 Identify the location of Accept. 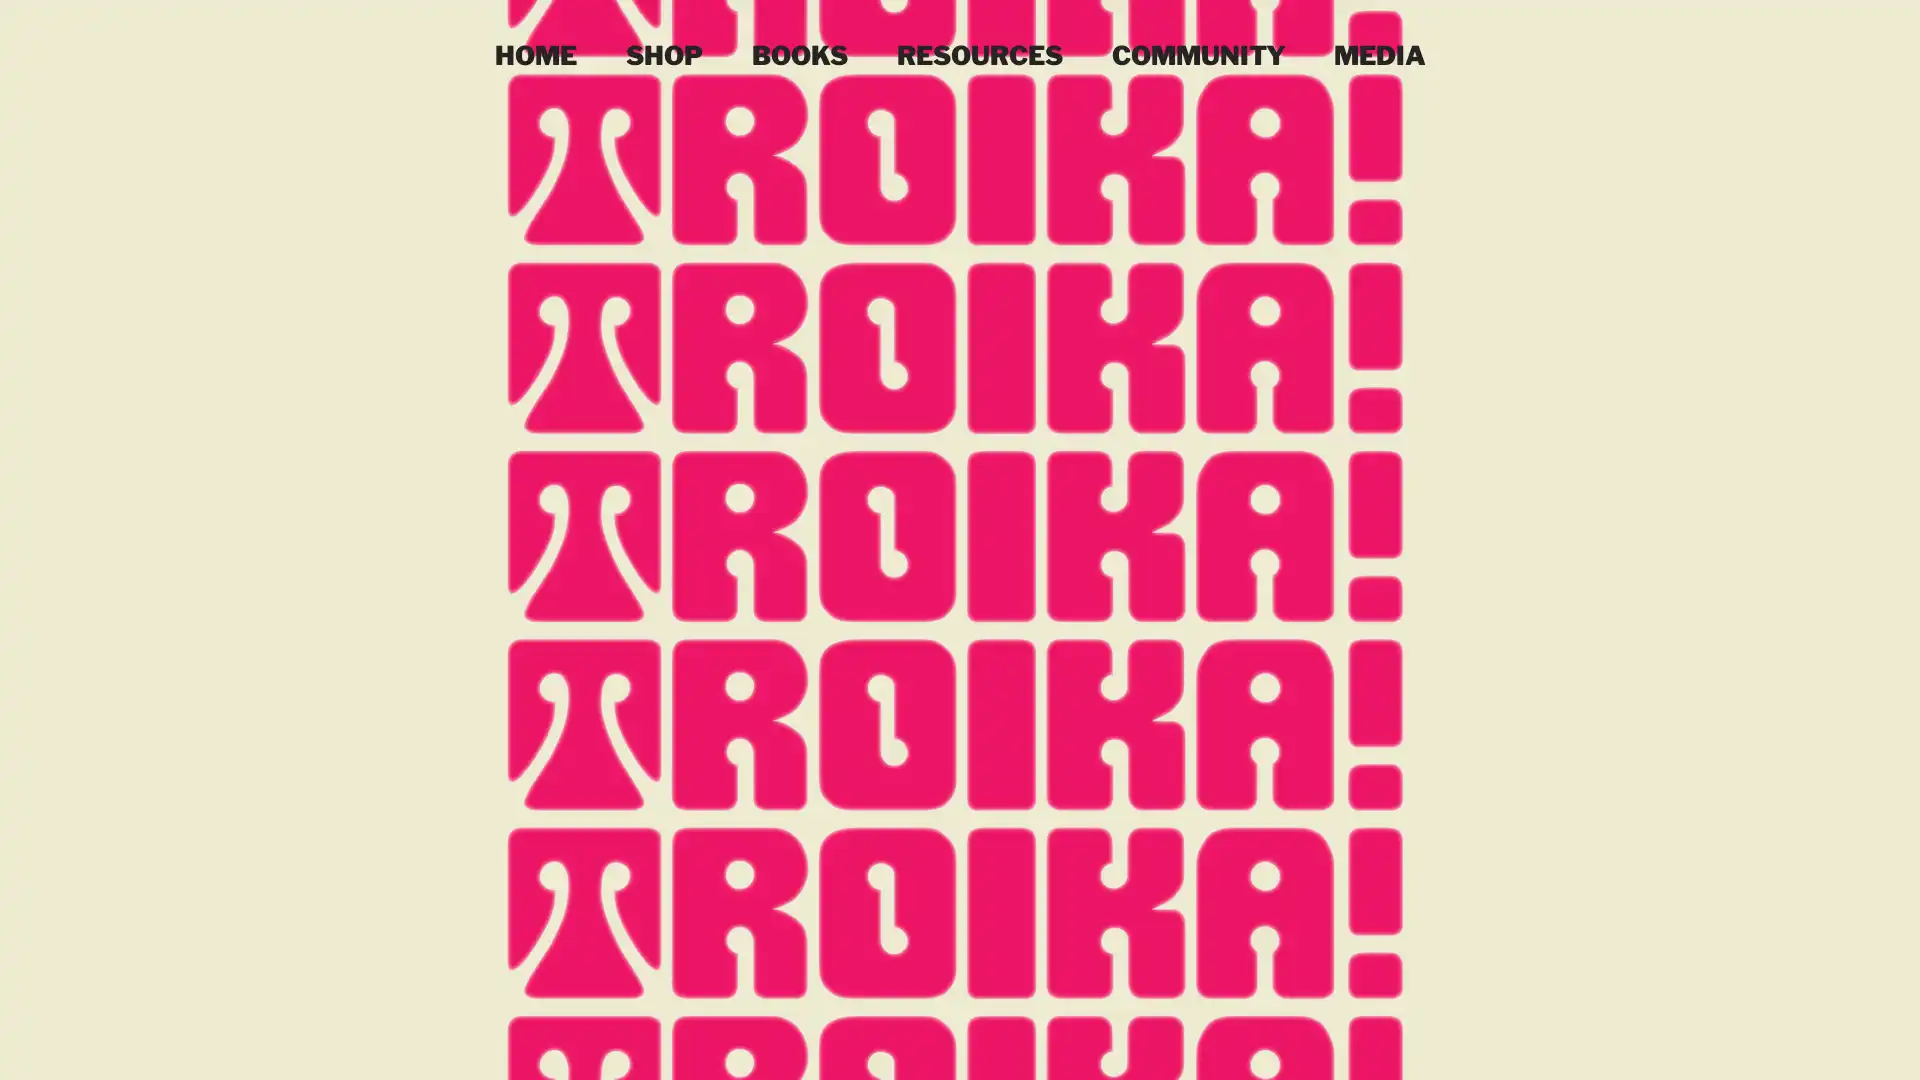
(1830, 1044).